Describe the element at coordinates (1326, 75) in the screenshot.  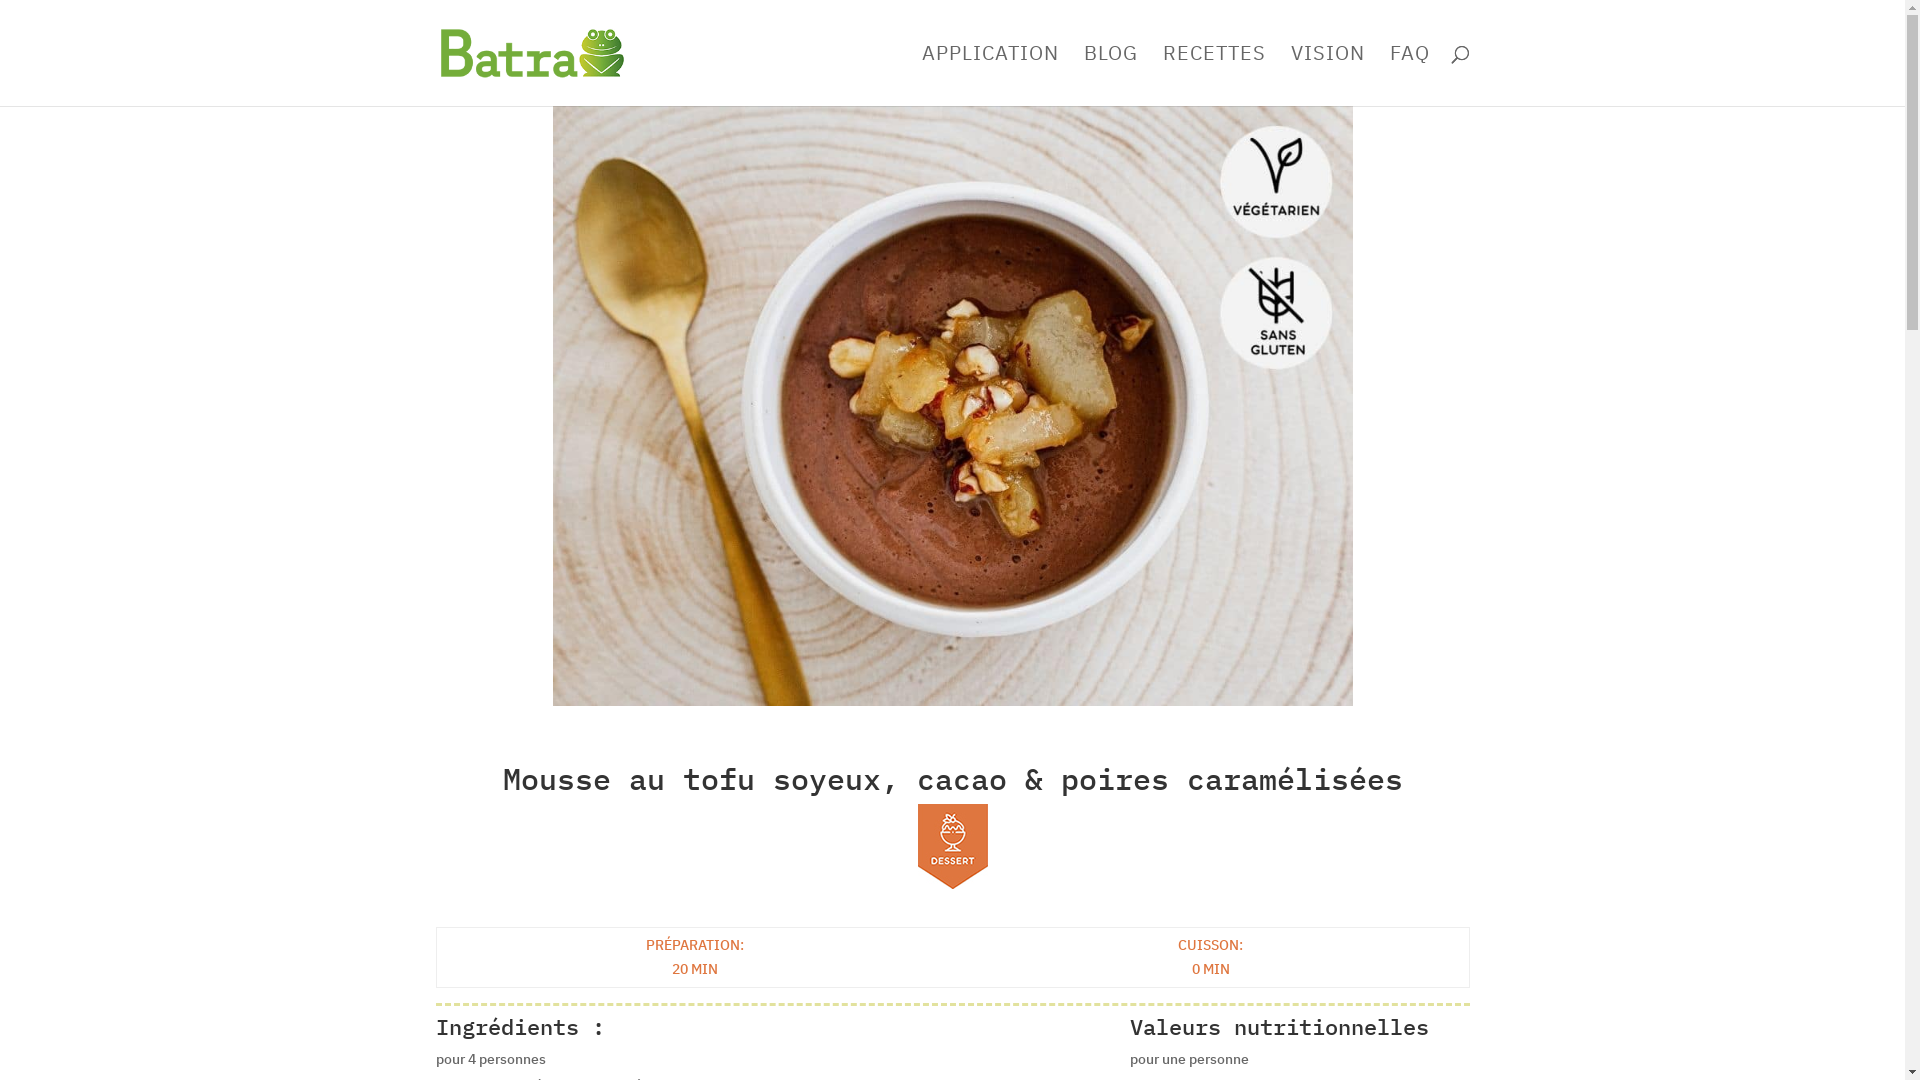
I see `'VISION'` at that location.